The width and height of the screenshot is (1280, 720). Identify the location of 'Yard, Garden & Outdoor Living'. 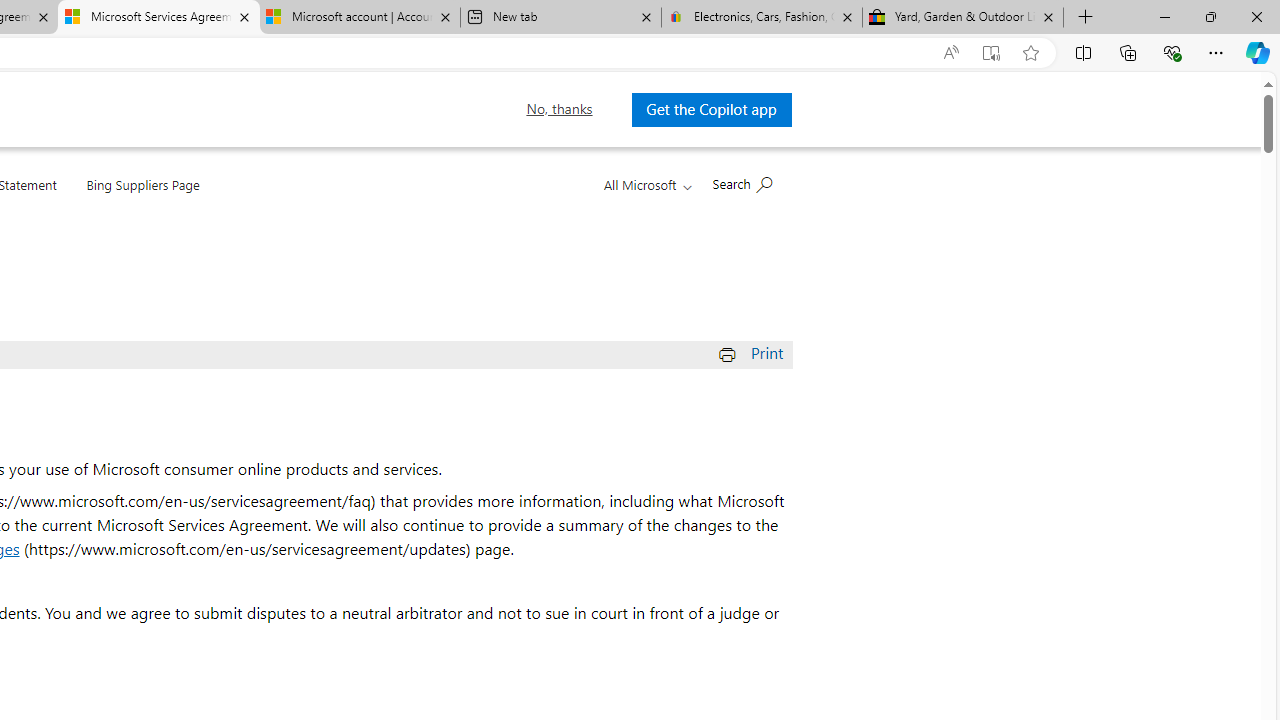
(963, 17).